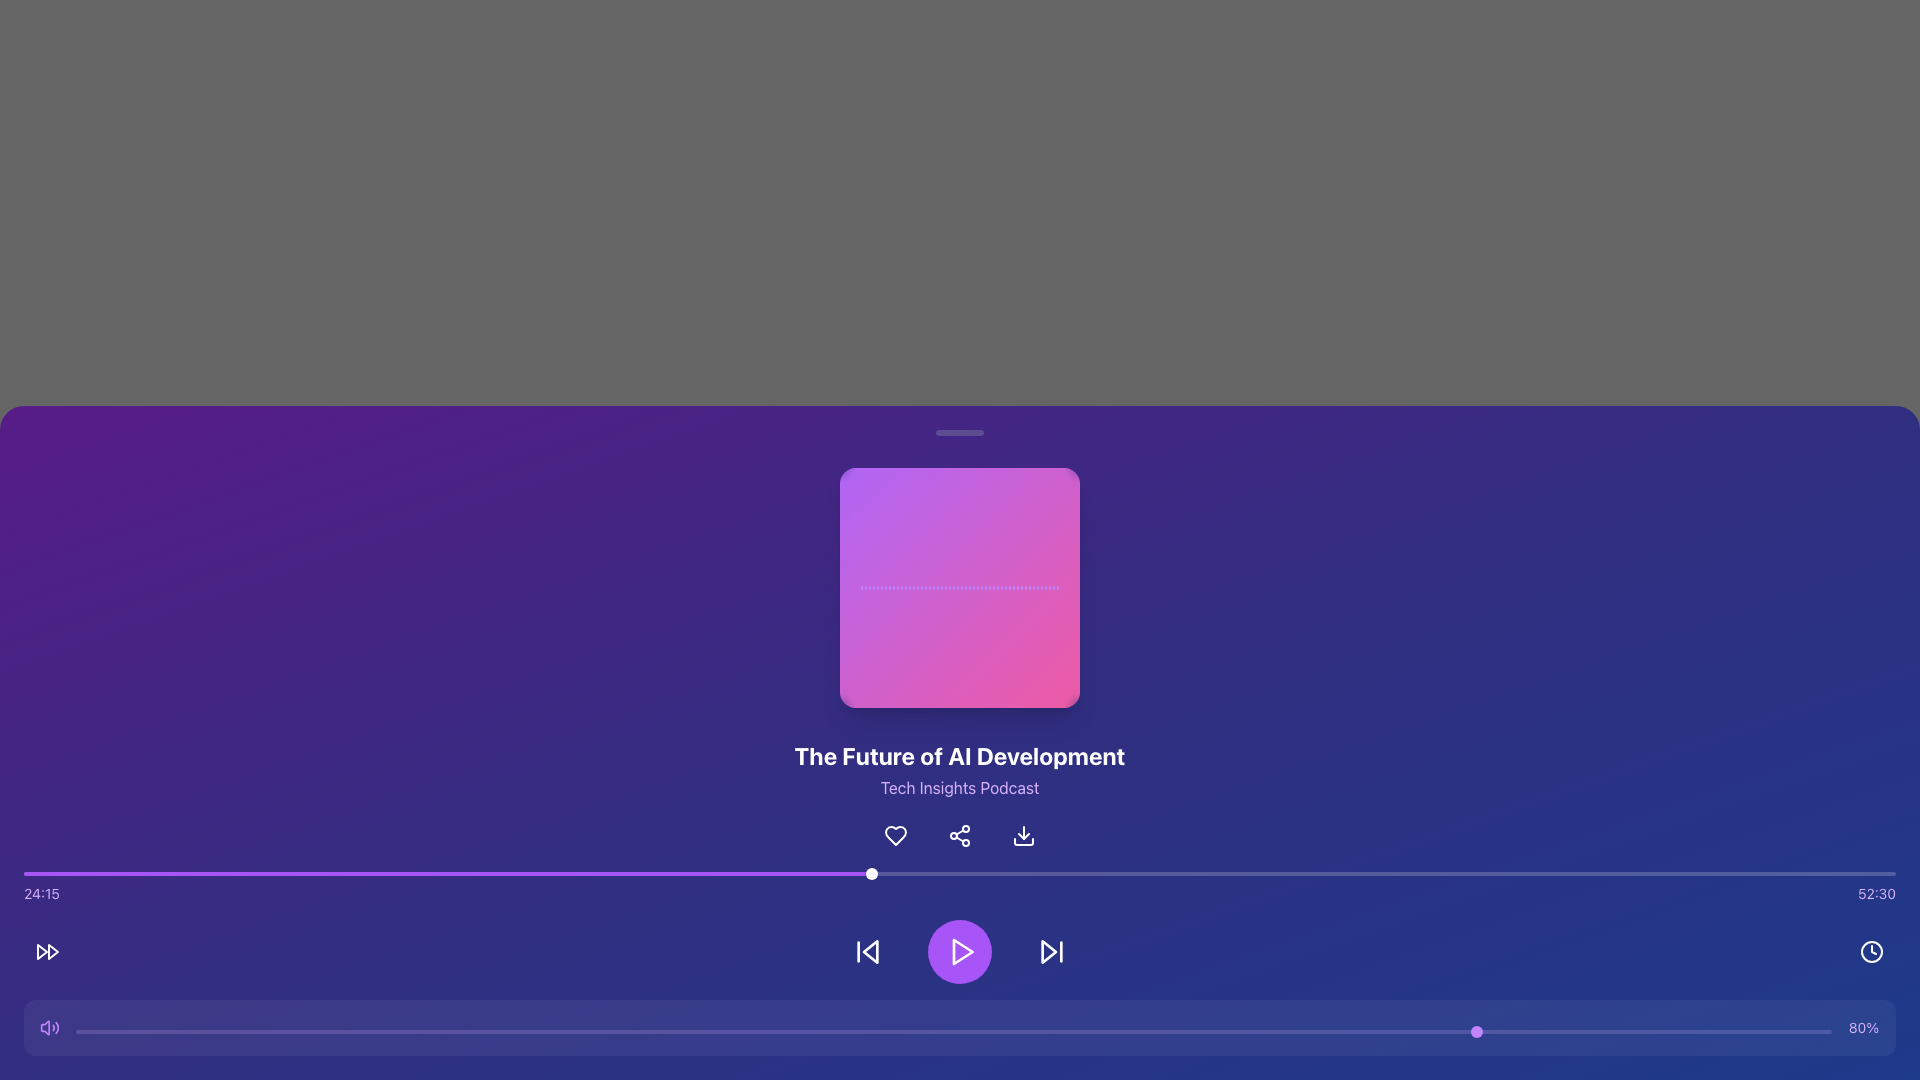  Describe the element at coordinates (1427, 873) in the screenshot. I see `progress` at that location.